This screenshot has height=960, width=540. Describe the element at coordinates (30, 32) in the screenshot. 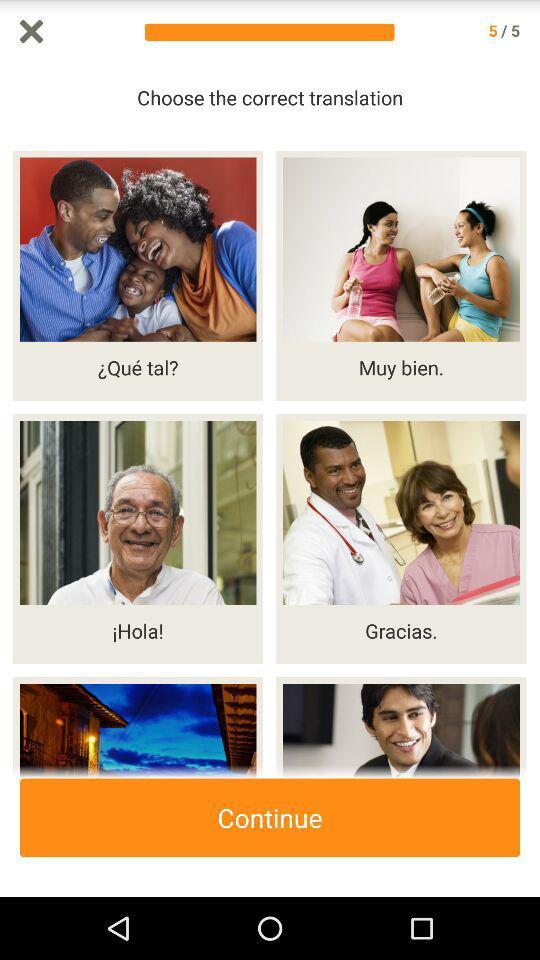

I see `the close icon` at that location.